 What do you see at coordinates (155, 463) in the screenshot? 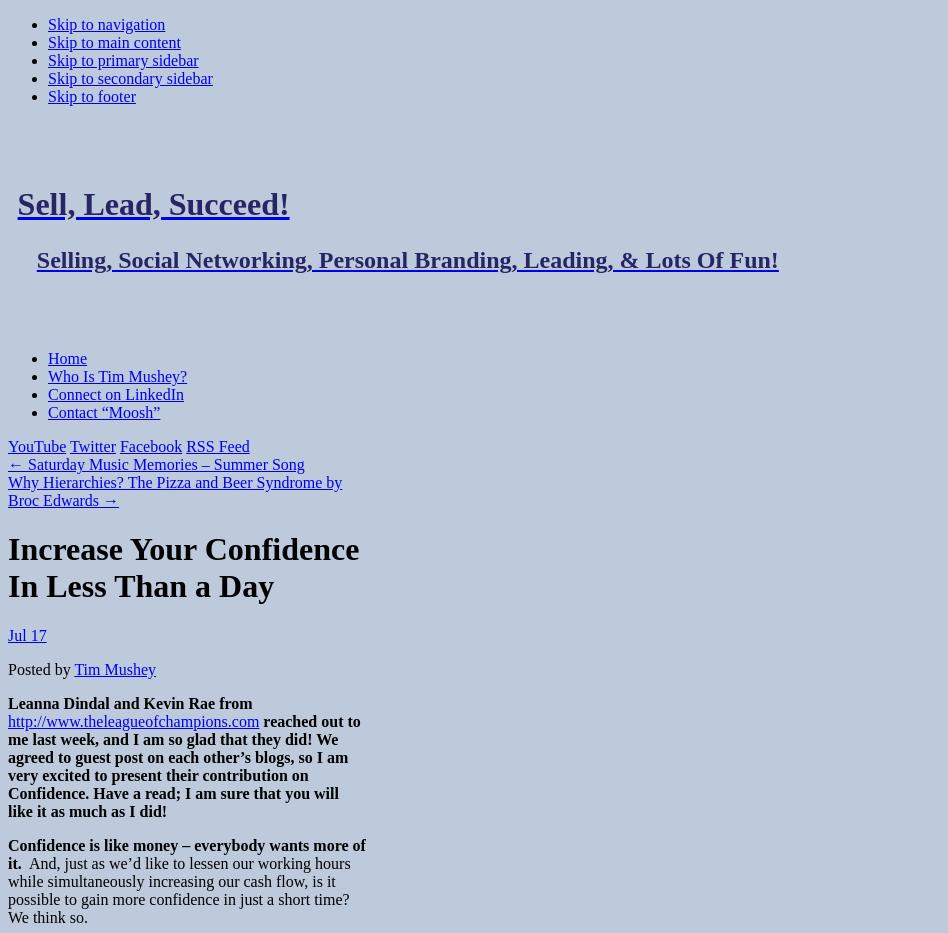
I see `'← Saturday Music Memories – Summer Song'` at bounding box center [155, 463].